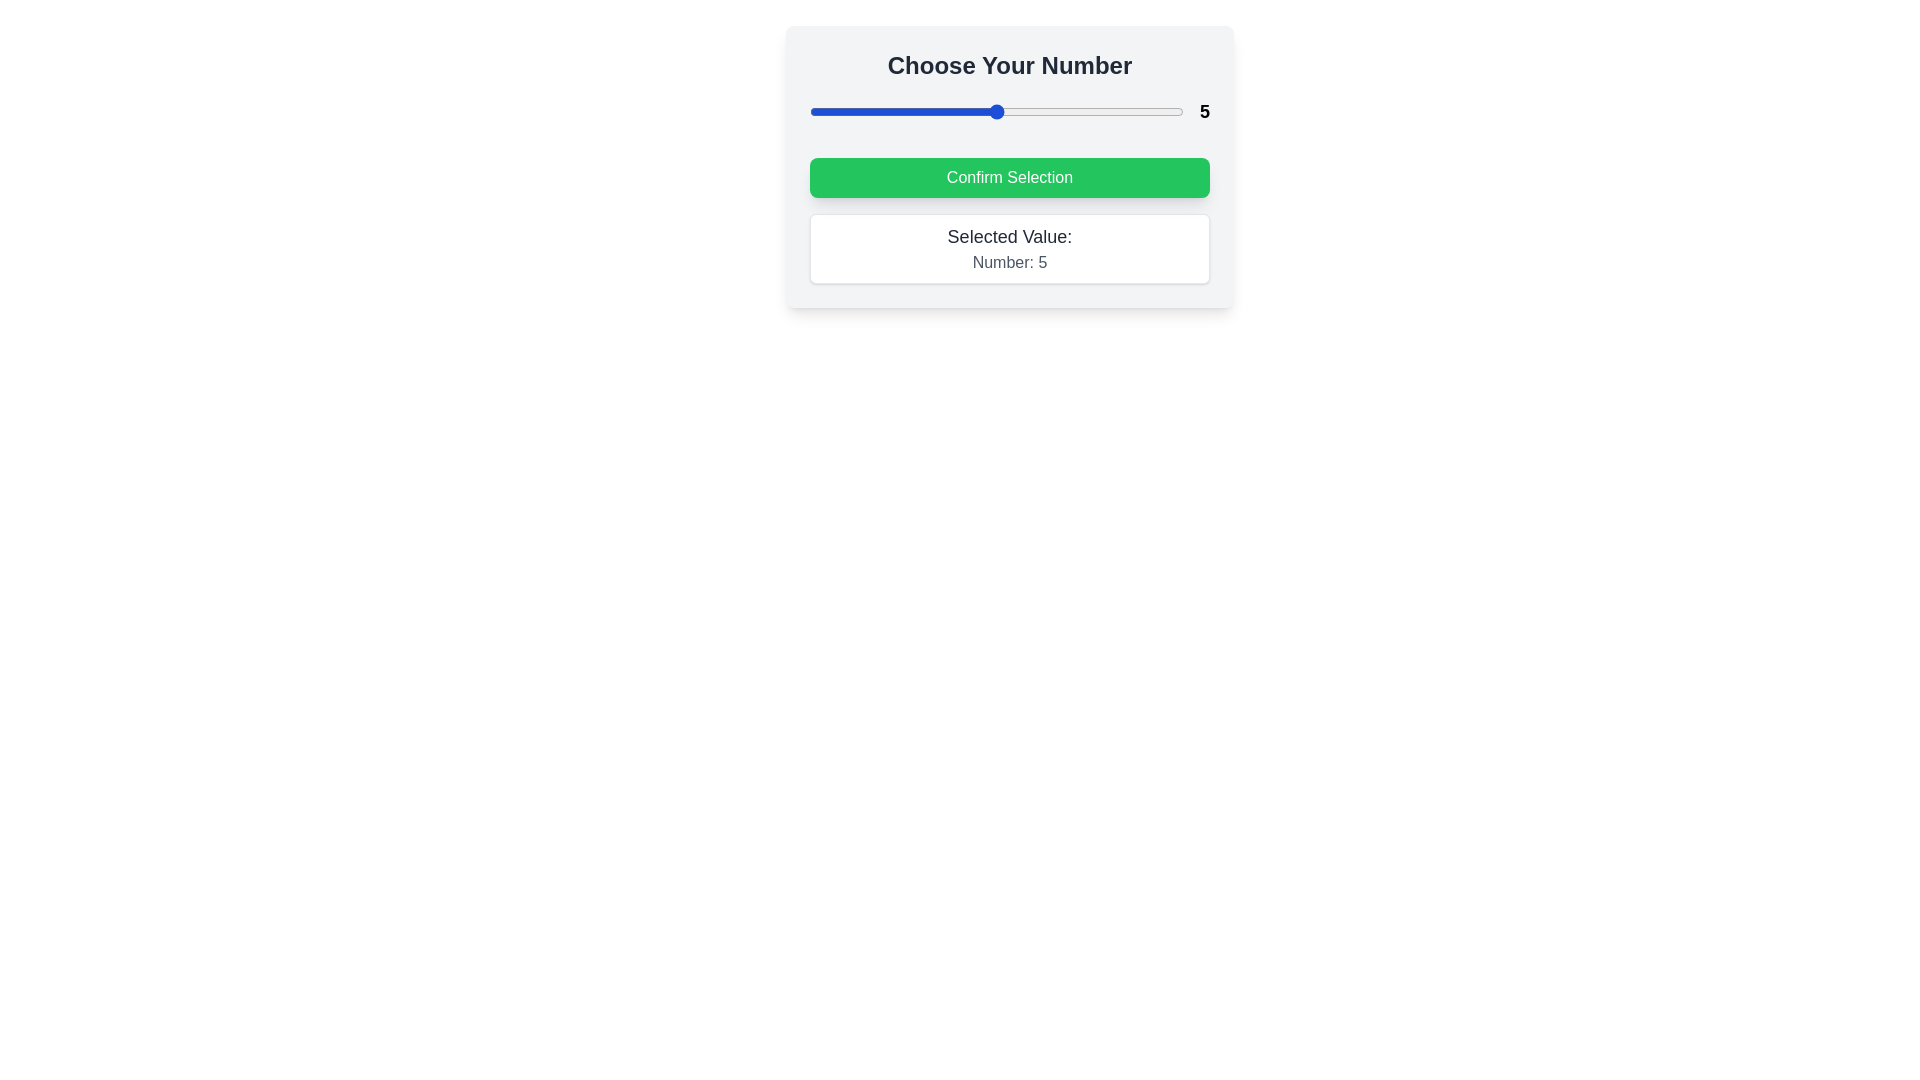 Image resolution: width=1920 pixels, height=1080 pixels. Describe the element at coordinates (1203, 111) in the screenshot. I see `the numeric label displaying '5'` at that location.